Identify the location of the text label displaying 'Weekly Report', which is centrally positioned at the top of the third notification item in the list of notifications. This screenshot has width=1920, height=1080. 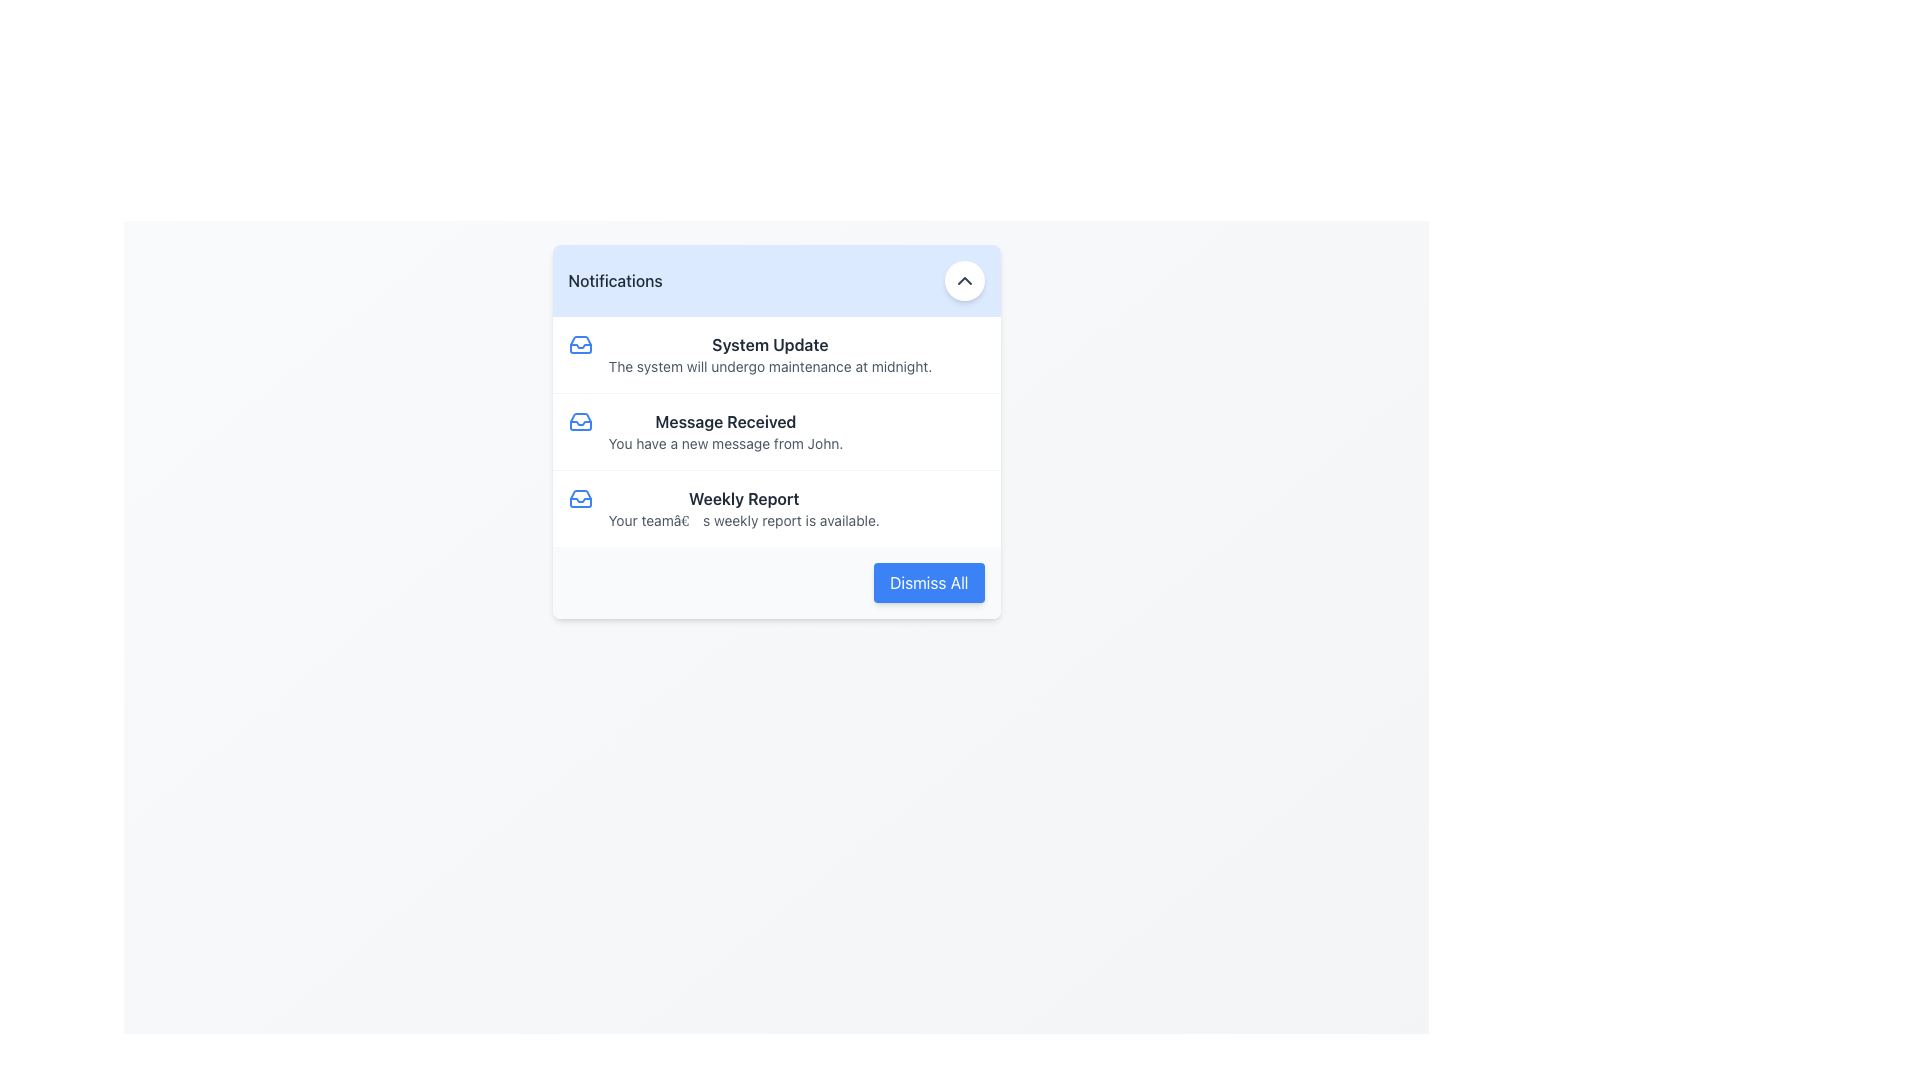
(743, 497).